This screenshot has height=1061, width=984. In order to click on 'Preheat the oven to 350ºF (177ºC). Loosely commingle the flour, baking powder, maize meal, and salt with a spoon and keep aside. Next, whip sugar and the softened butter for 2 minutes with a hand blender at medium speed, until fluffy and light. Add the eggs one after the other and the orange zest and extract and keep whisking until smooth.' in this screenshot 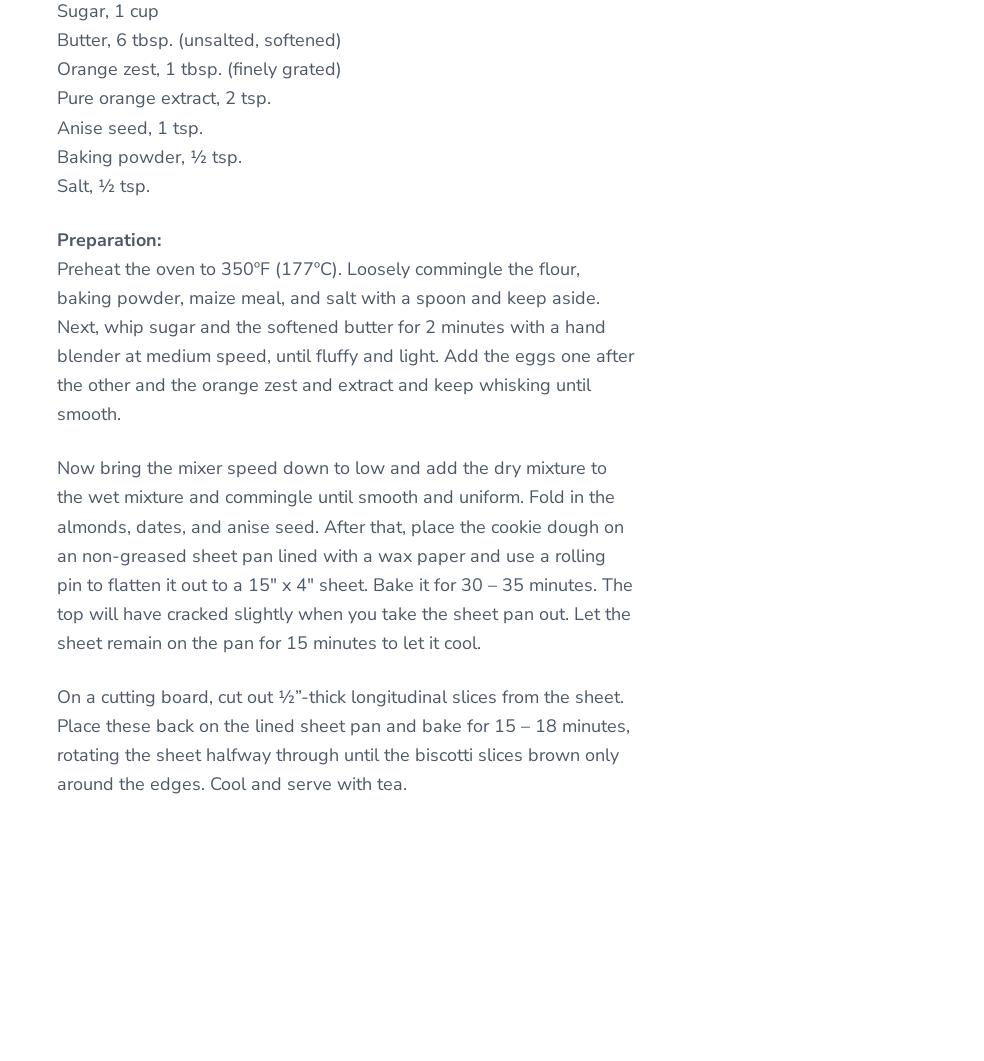, I will do `click(55, 340)`.